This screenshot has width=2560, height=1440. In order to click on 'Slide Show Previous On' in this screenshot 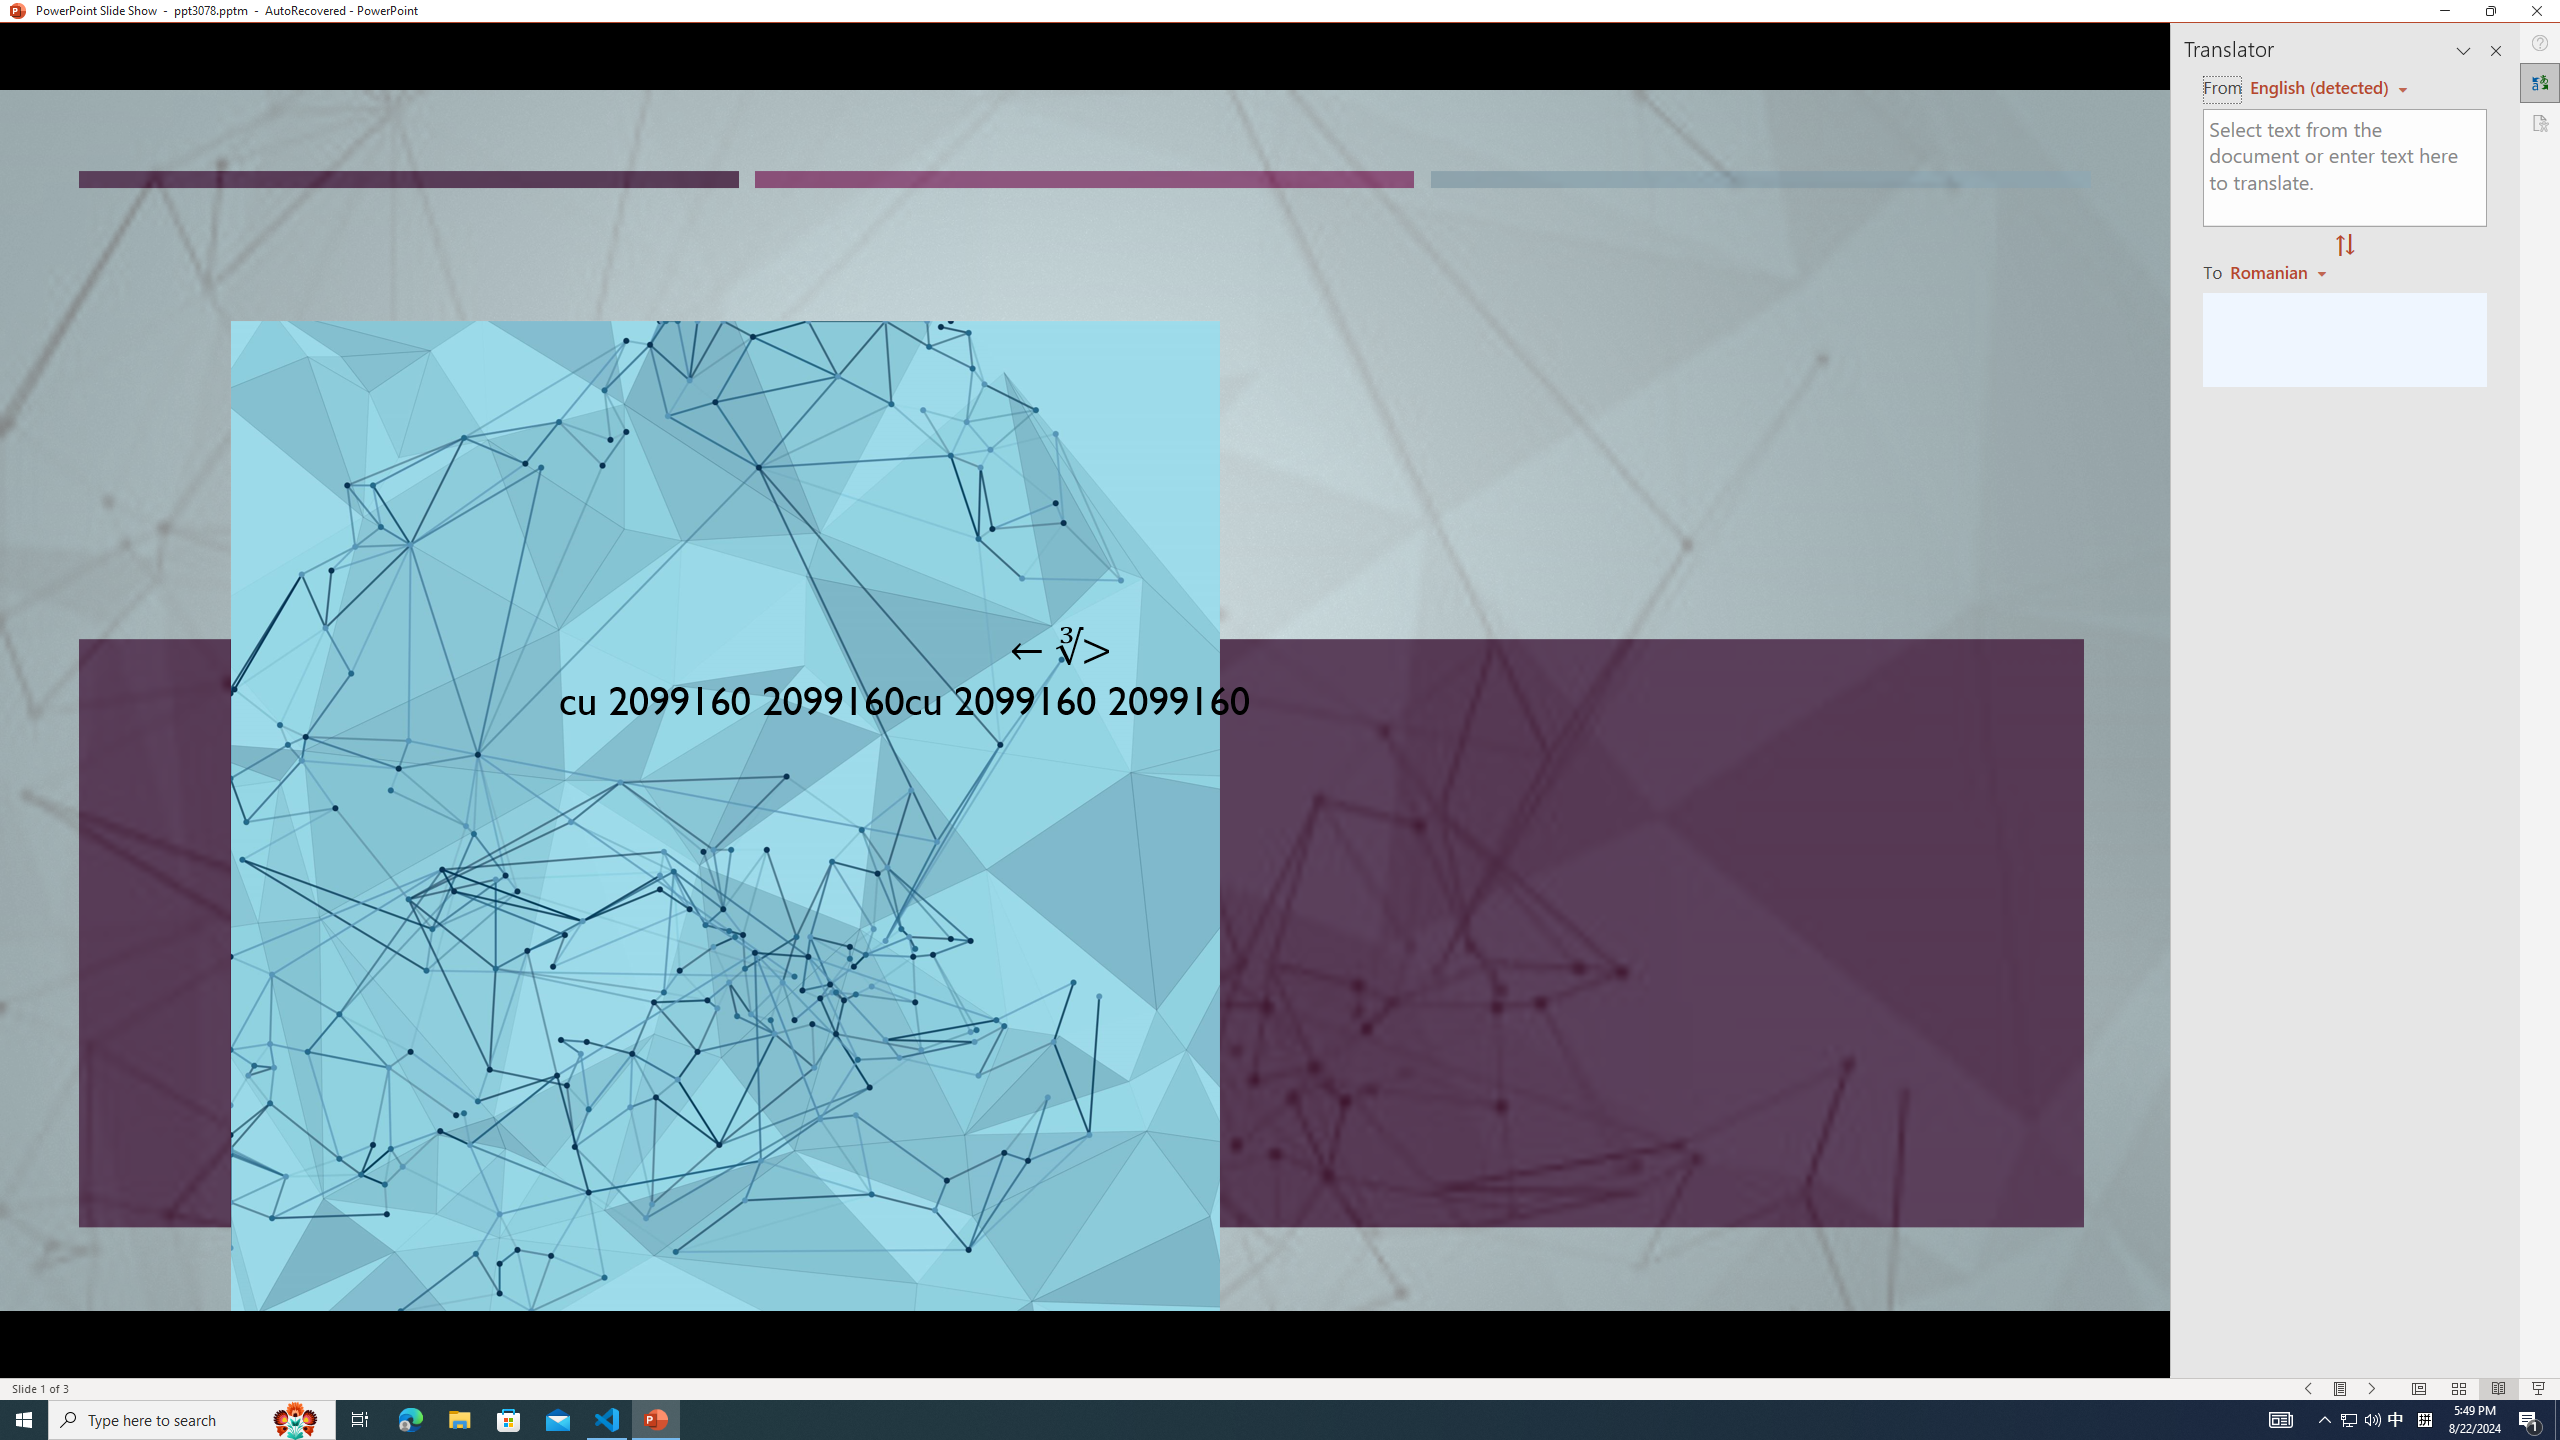, I will do `click(2308, 1389)`.